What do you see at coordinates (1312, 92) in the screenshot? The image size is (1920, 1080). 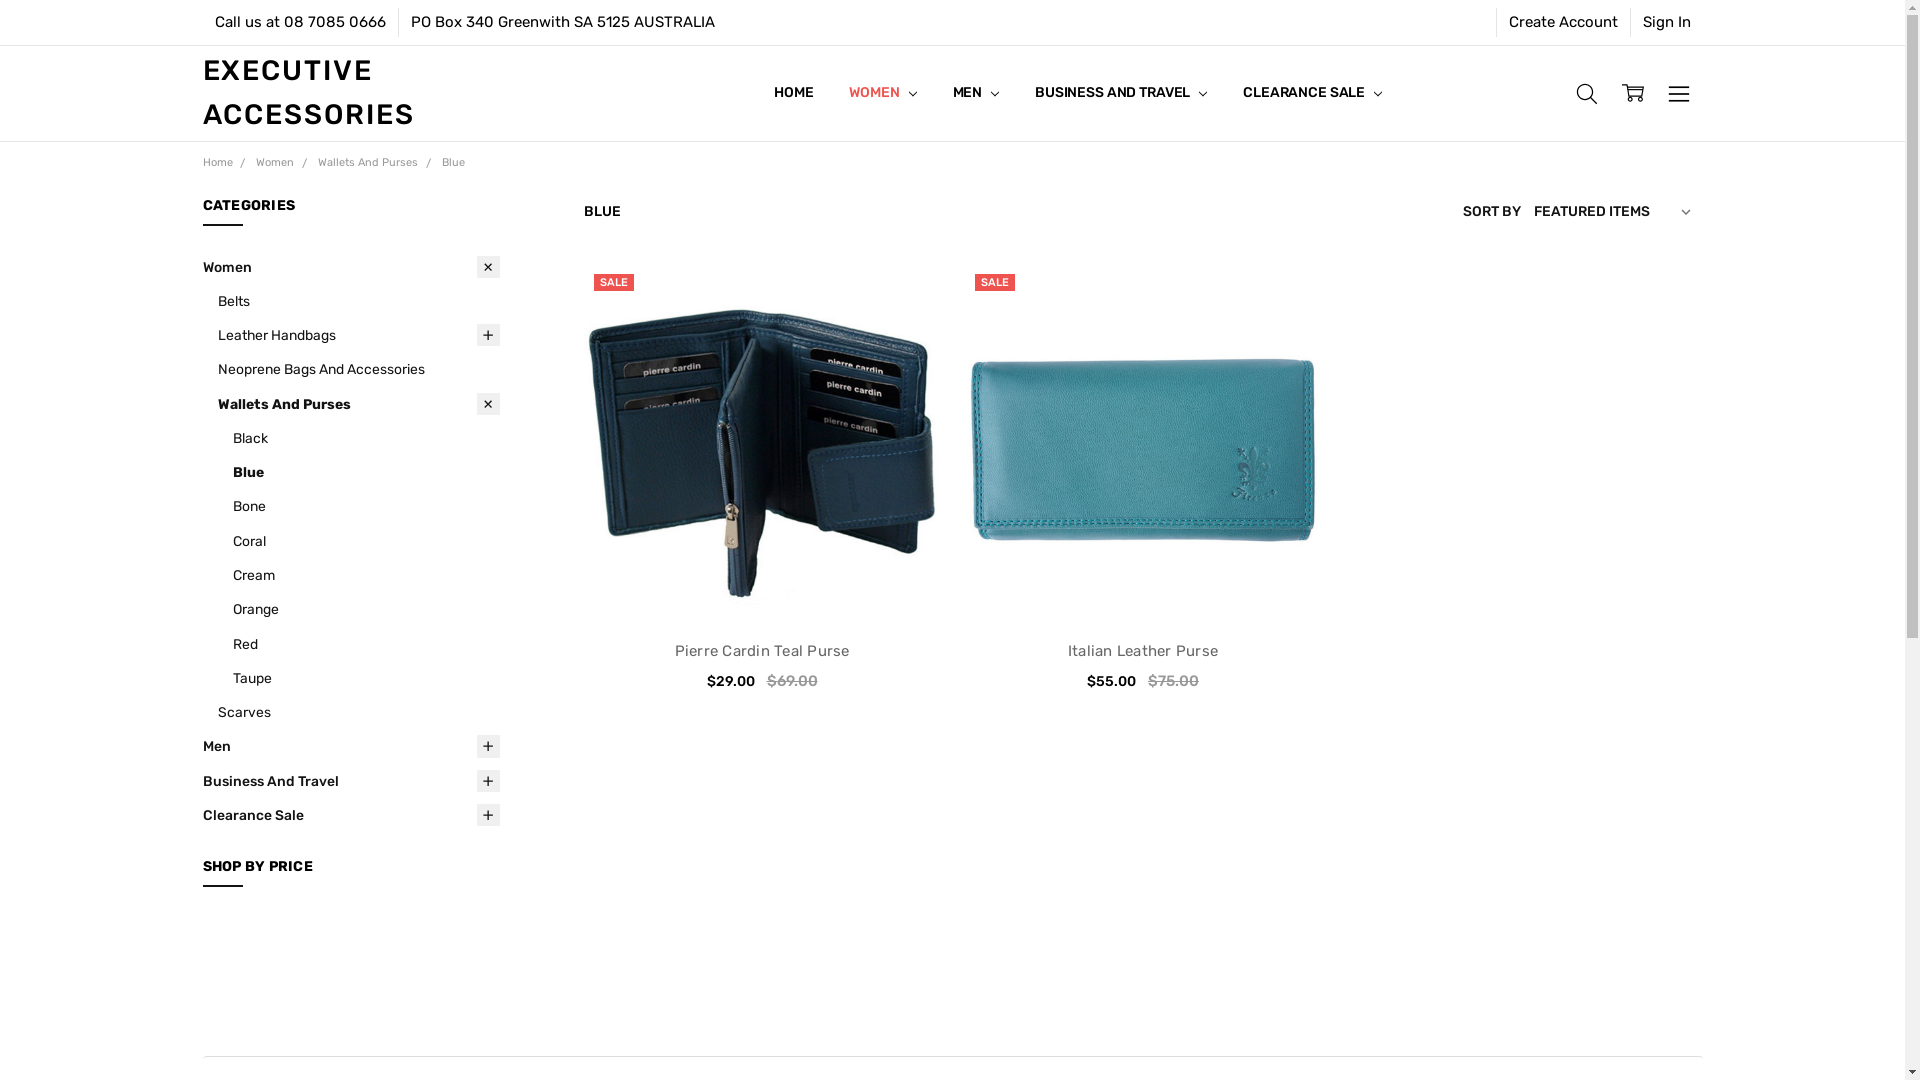 I see `'CLEARANCE SALE'` at bounding box center [1312, 92].